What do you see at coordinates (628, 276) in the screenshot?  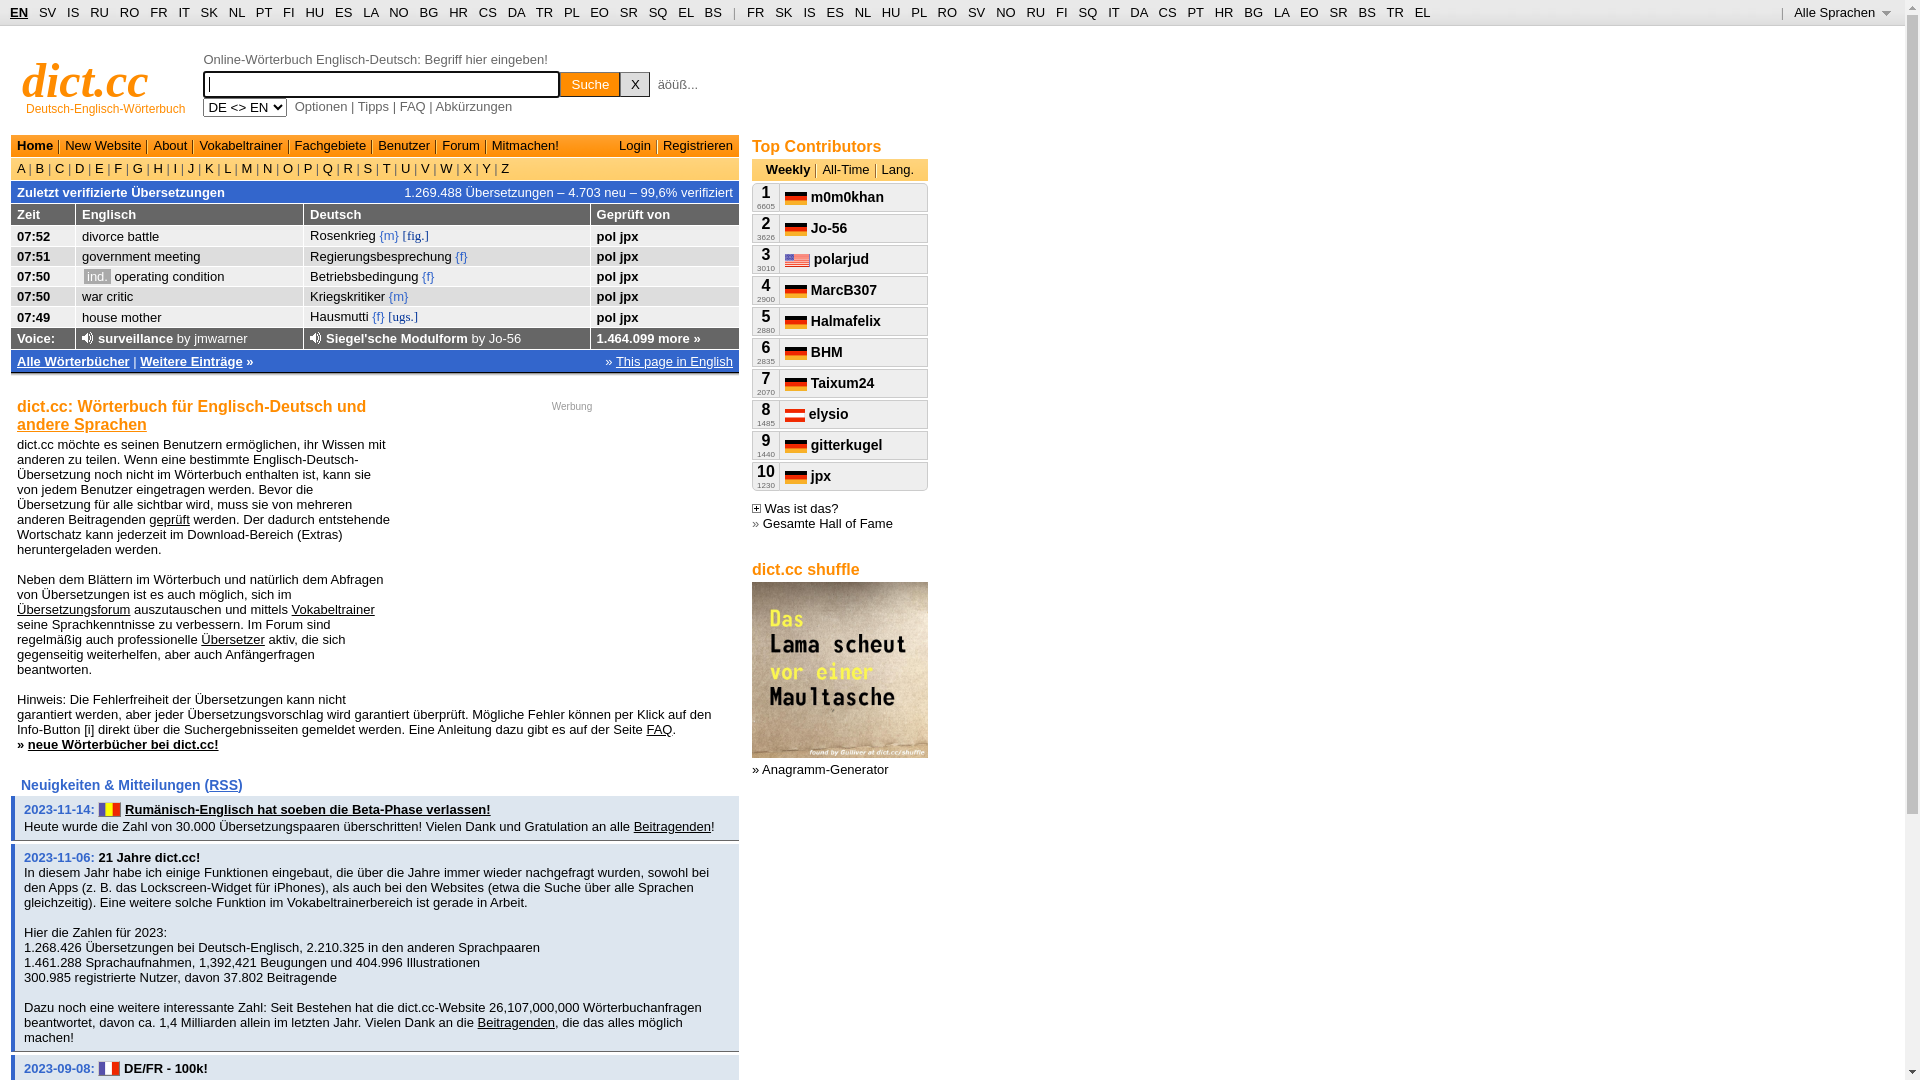 I see `'jpx'` at bounding box center [628, 276].